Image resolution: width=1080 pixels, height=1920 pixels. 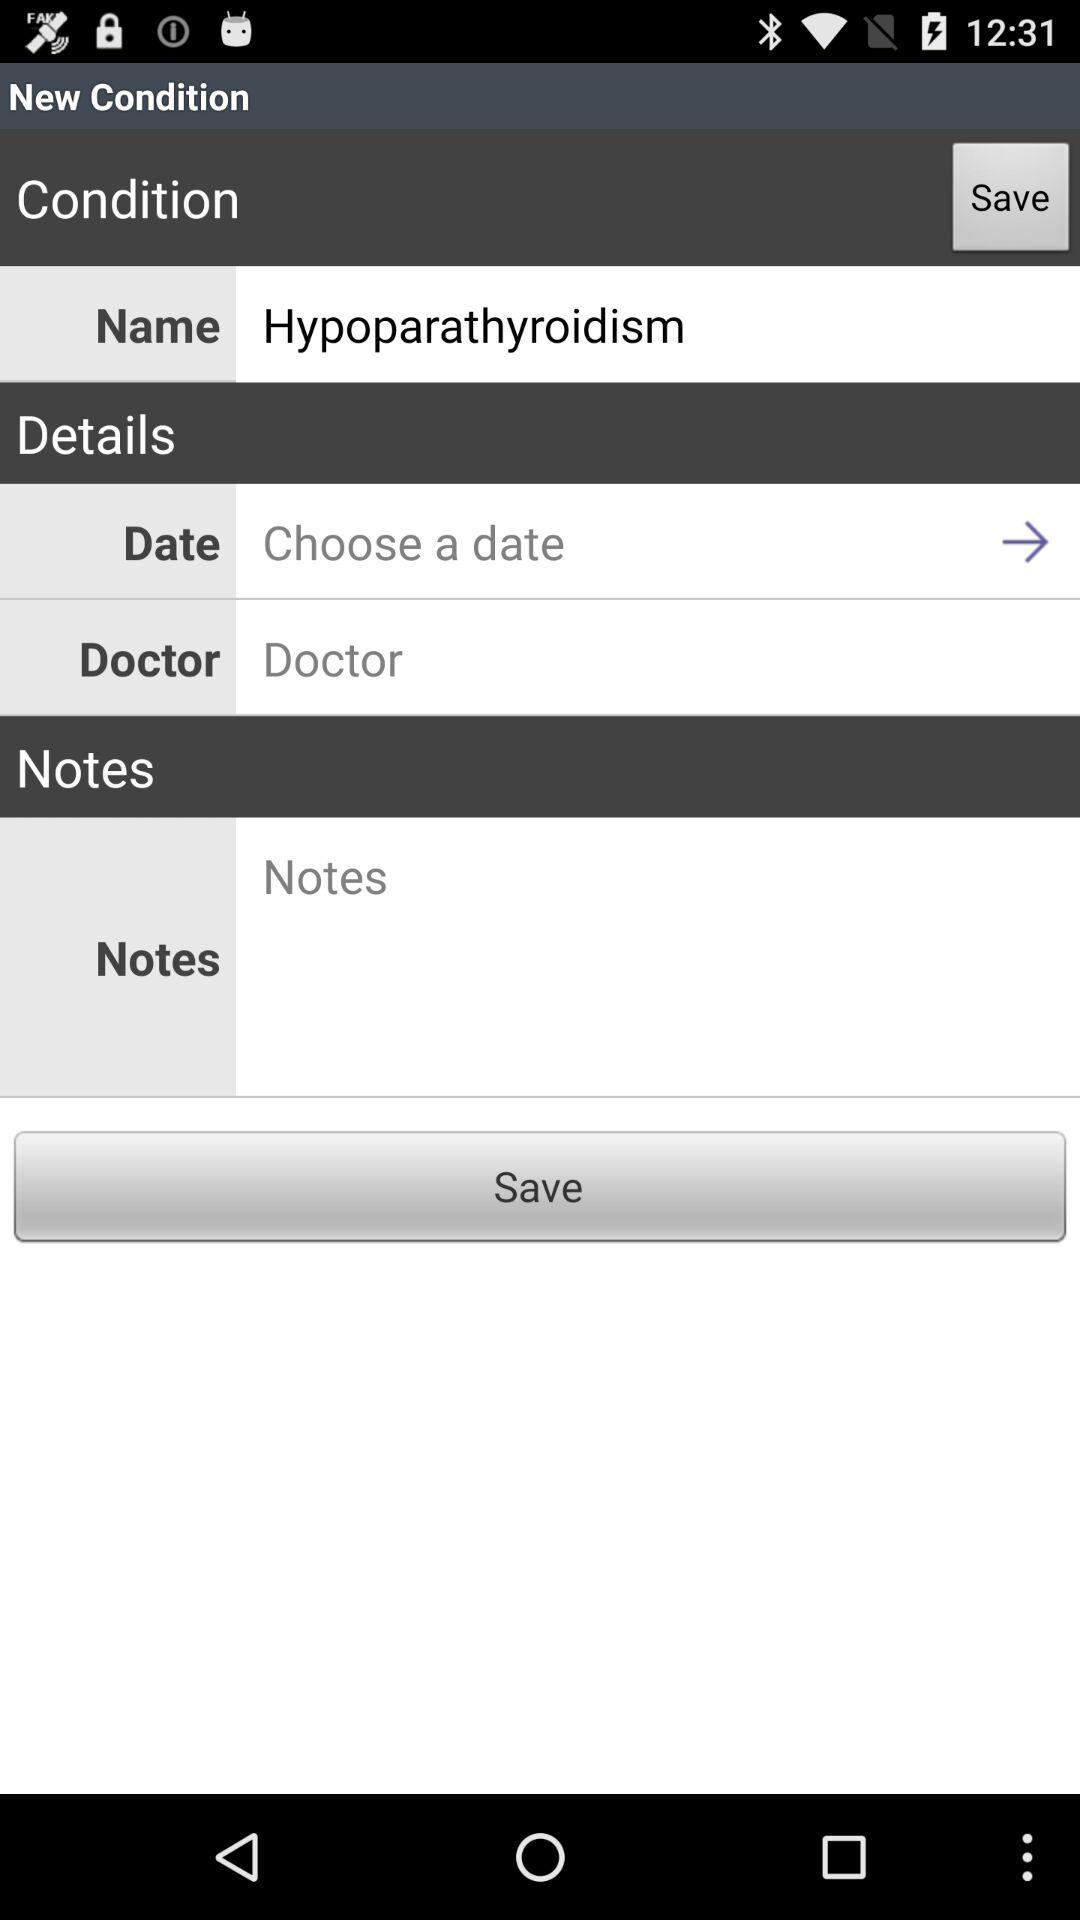 I want to click on icon below the details, so click(x=658, y=541).